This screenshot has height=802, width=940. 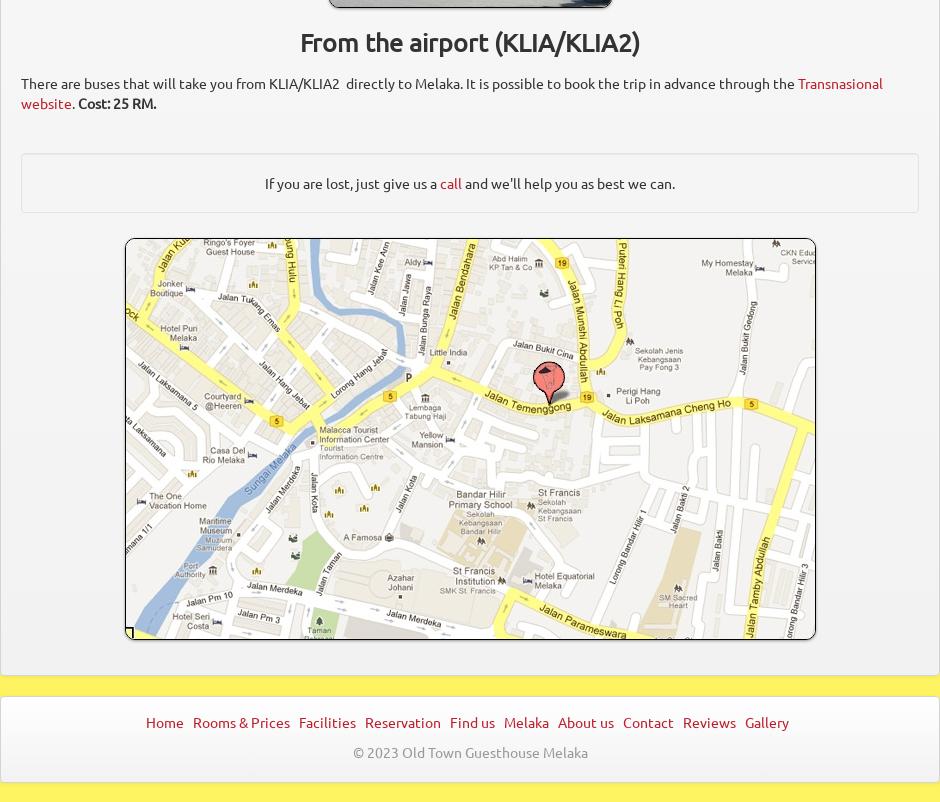 What do you see at coordinates (650, 720) in the screenshot?
I see `'Contact'` at bounding box center [650, 720].